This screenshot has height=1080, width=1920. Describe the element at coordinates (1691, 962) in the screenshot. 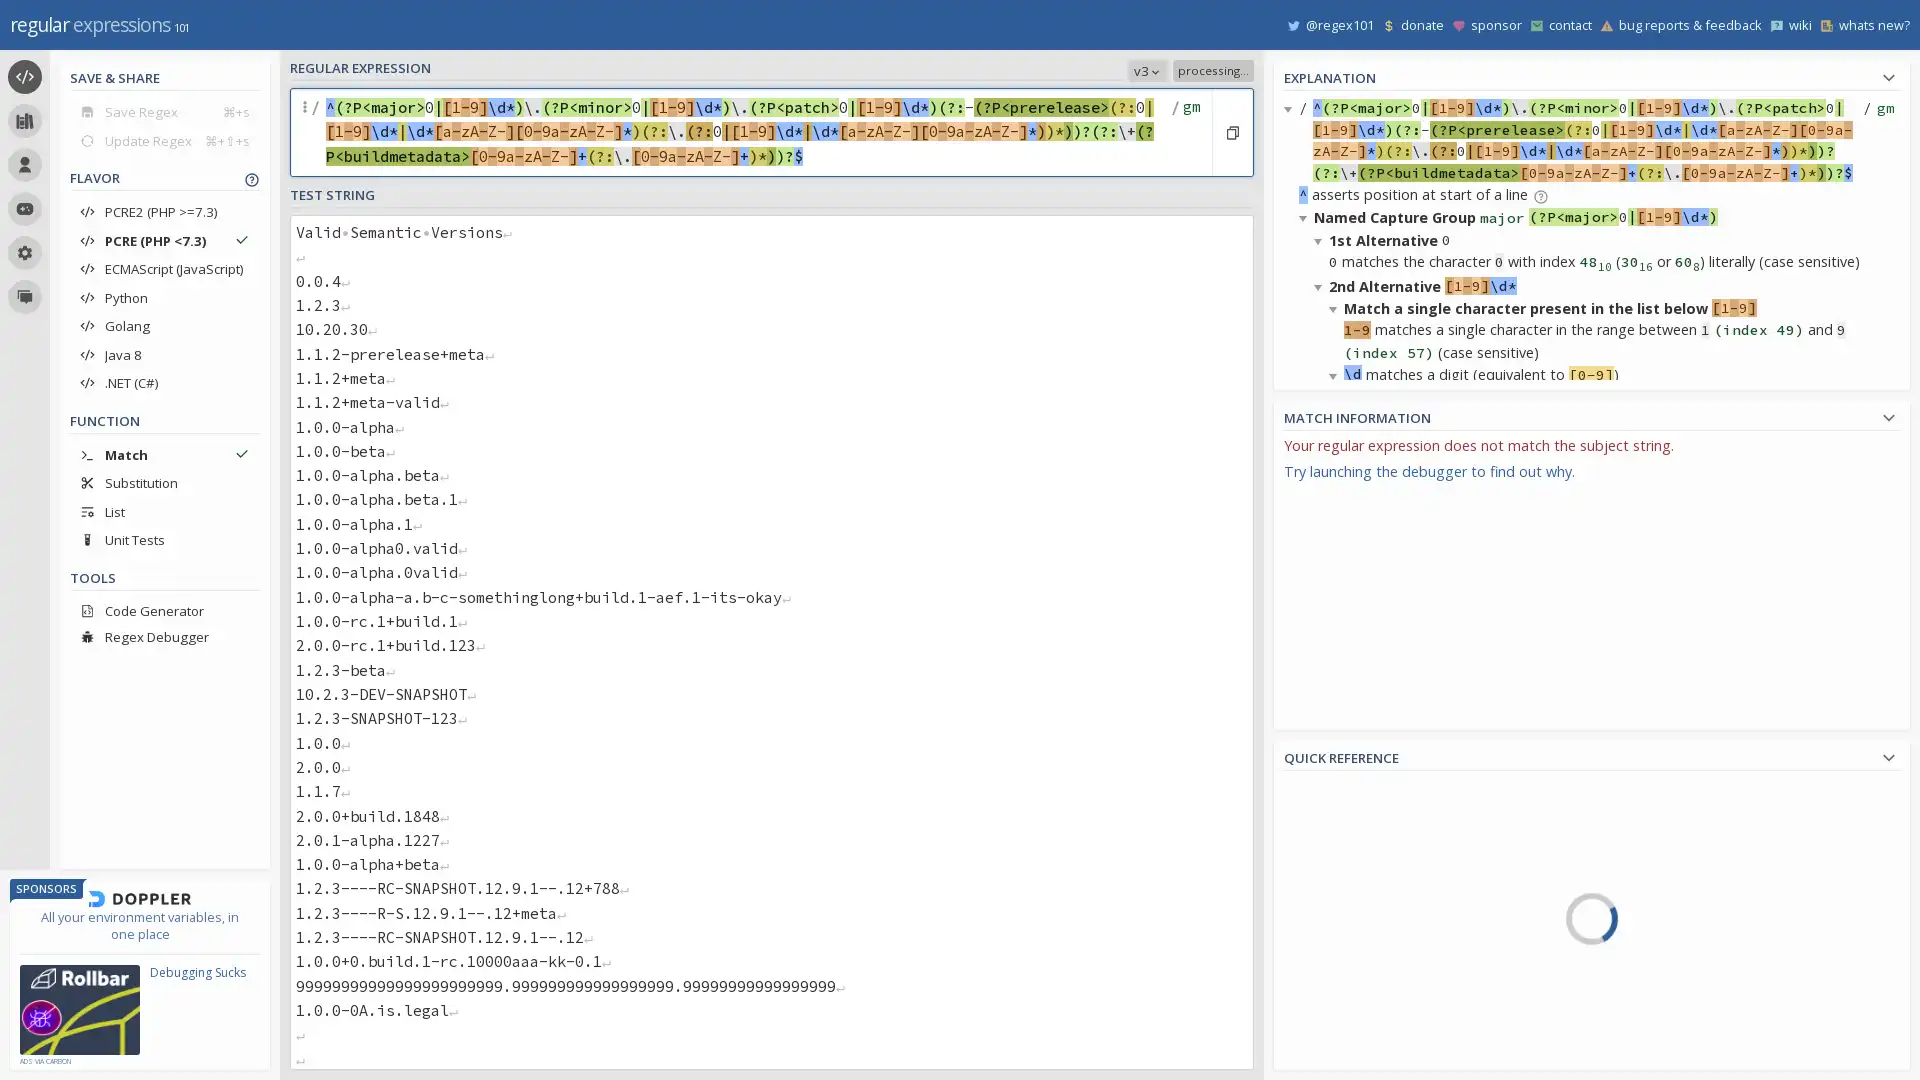

I see `Alternate - match either a or b a|b` at that location.